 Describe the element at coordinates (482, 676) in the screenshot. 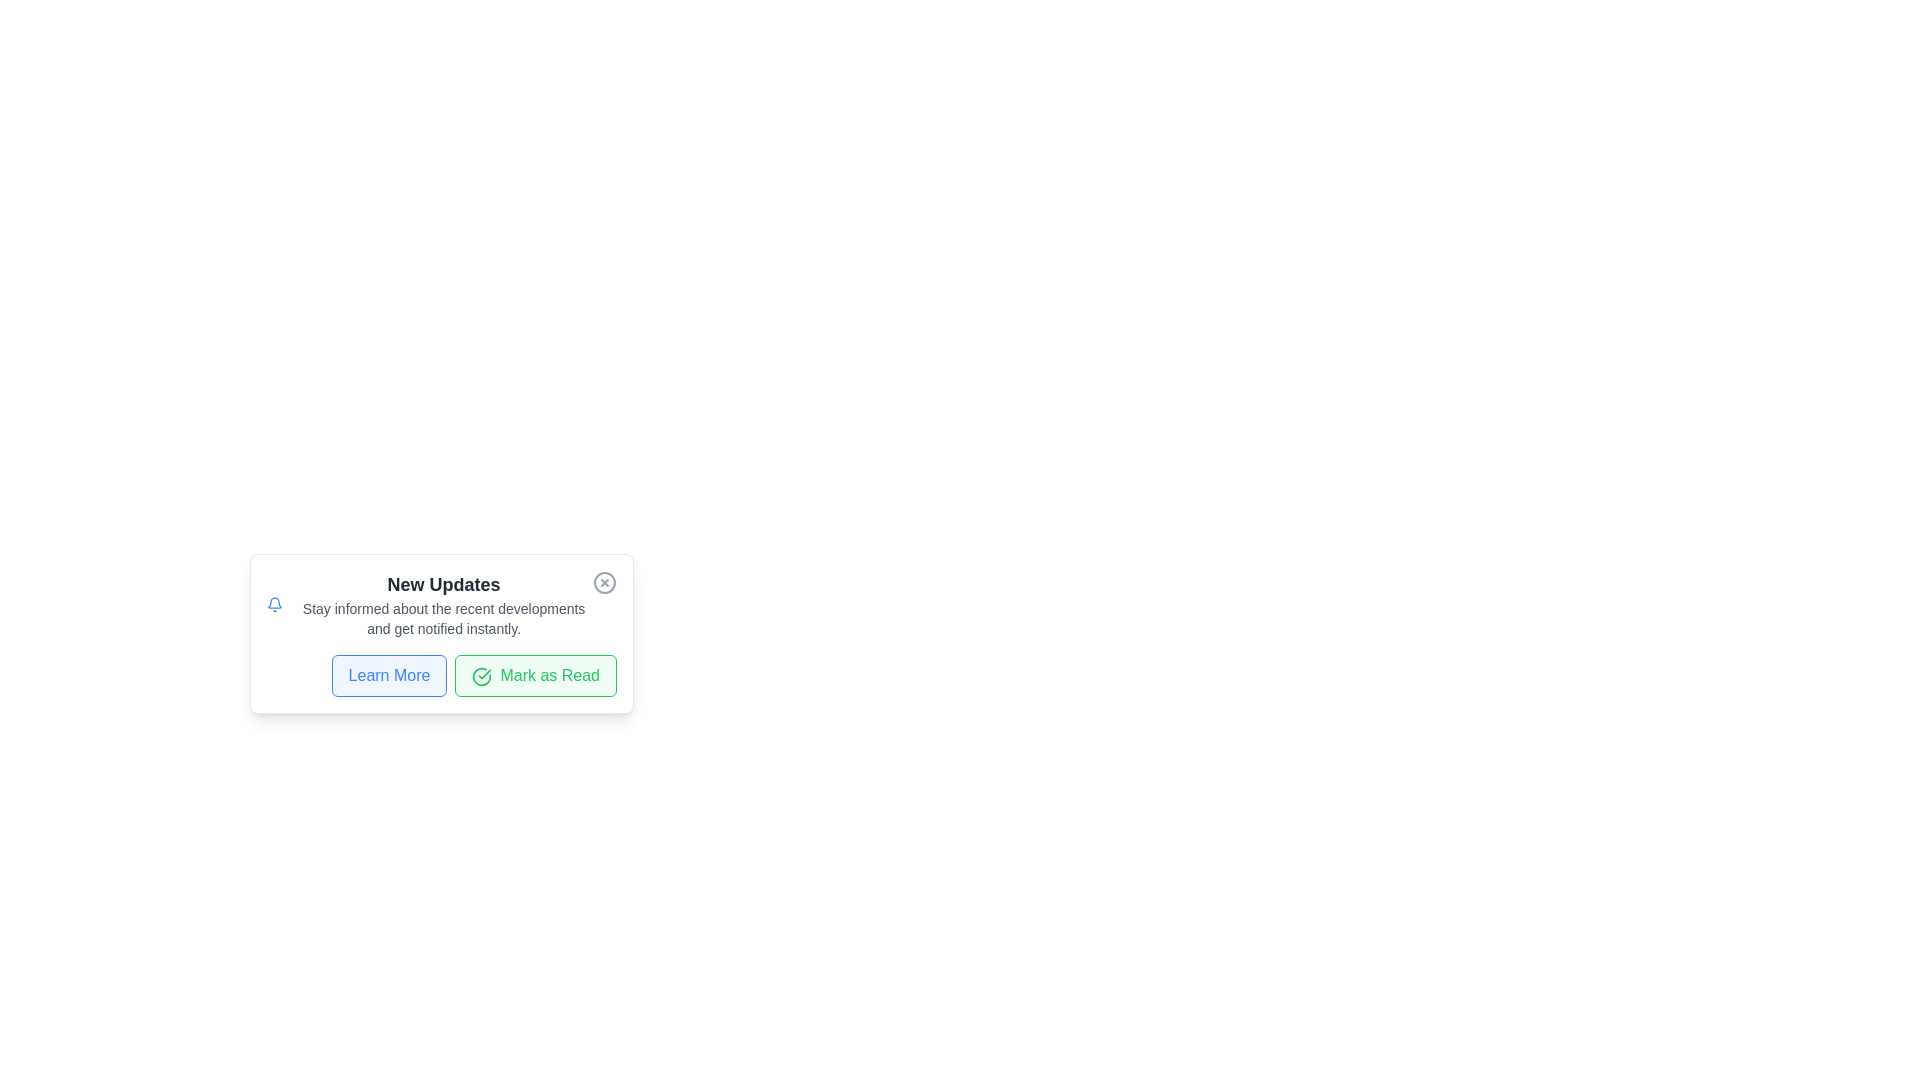

I see `the graphical icon component positioned at the top-left section of the 'New Updates' dialog box, which serves as a visual cue or check-related symbol` at that location.